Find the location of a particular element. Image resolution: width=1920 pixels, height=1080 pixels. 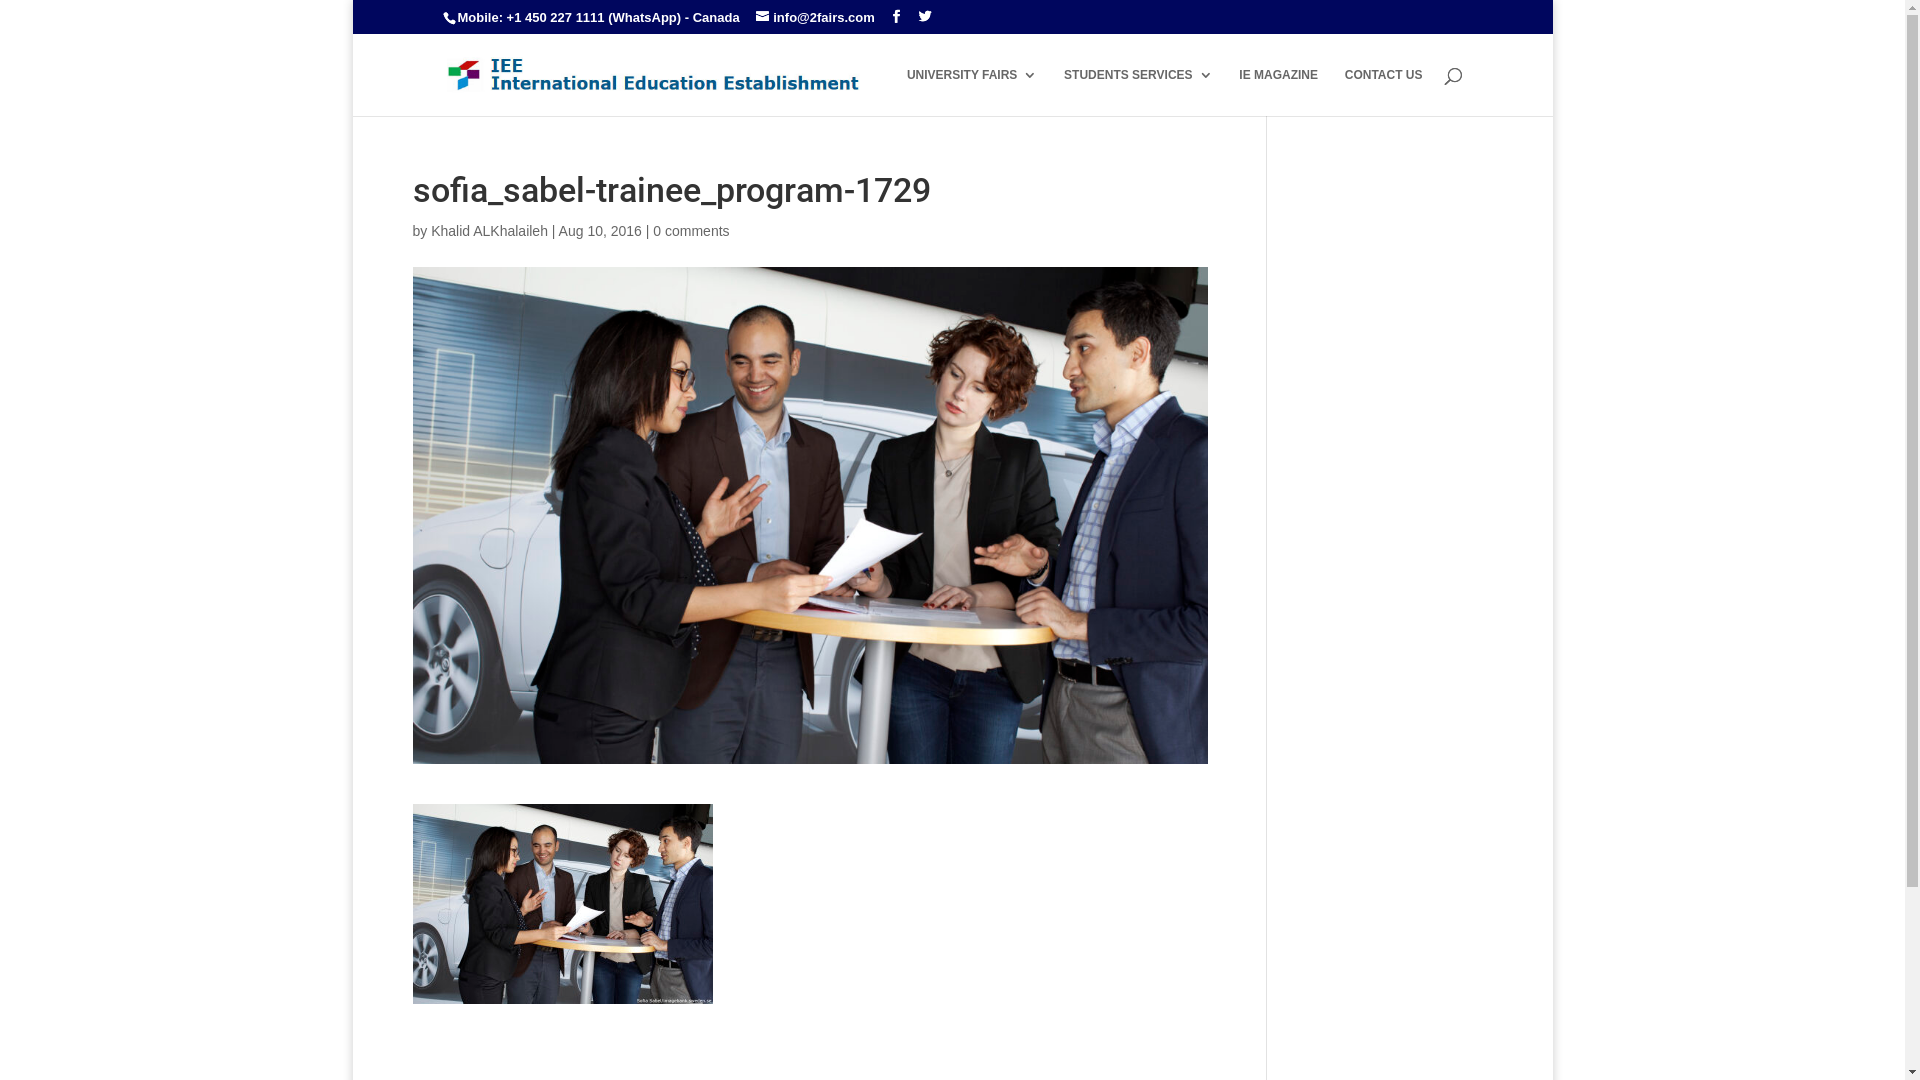

'IE MAGAZINE' is located at coordinates (1277, 92).